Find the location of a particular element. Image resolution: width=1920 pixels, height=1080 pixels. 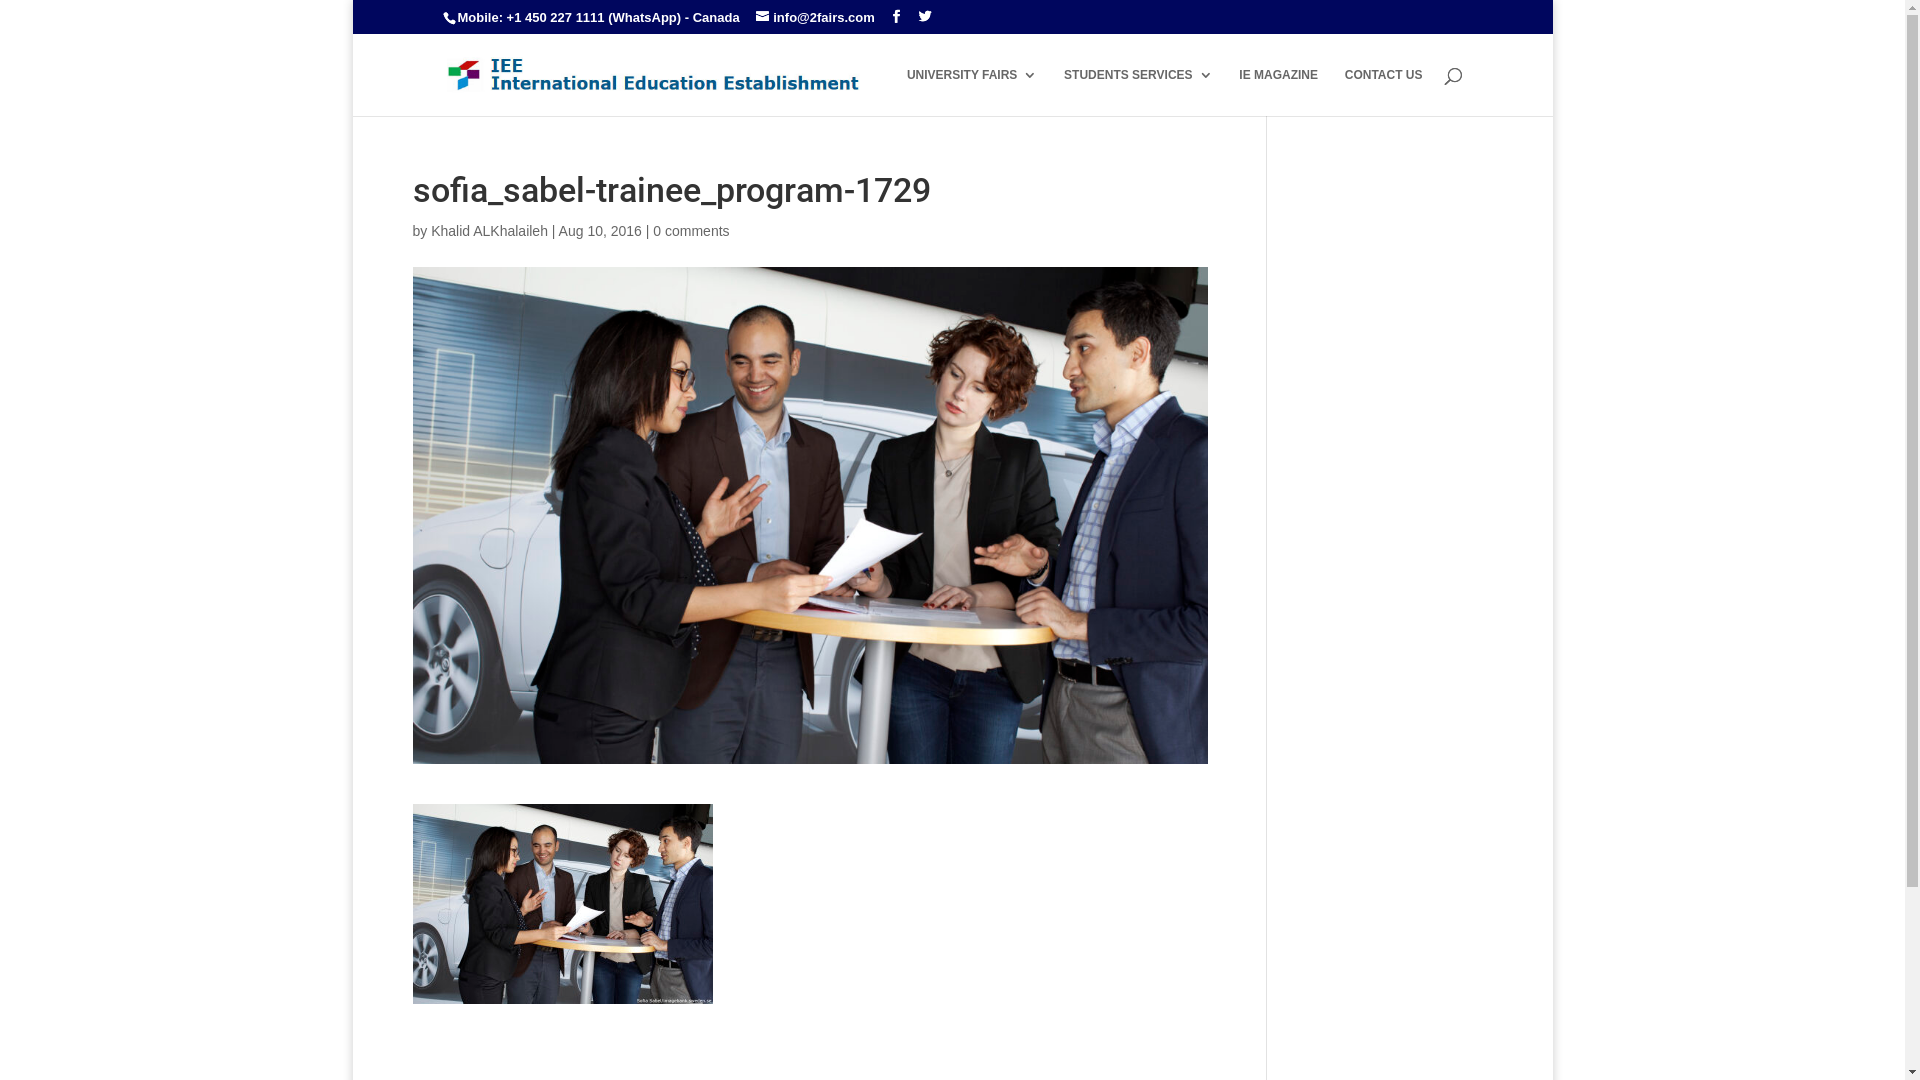

'IE MAGAZINE' is located at coordinates (1277, 92).